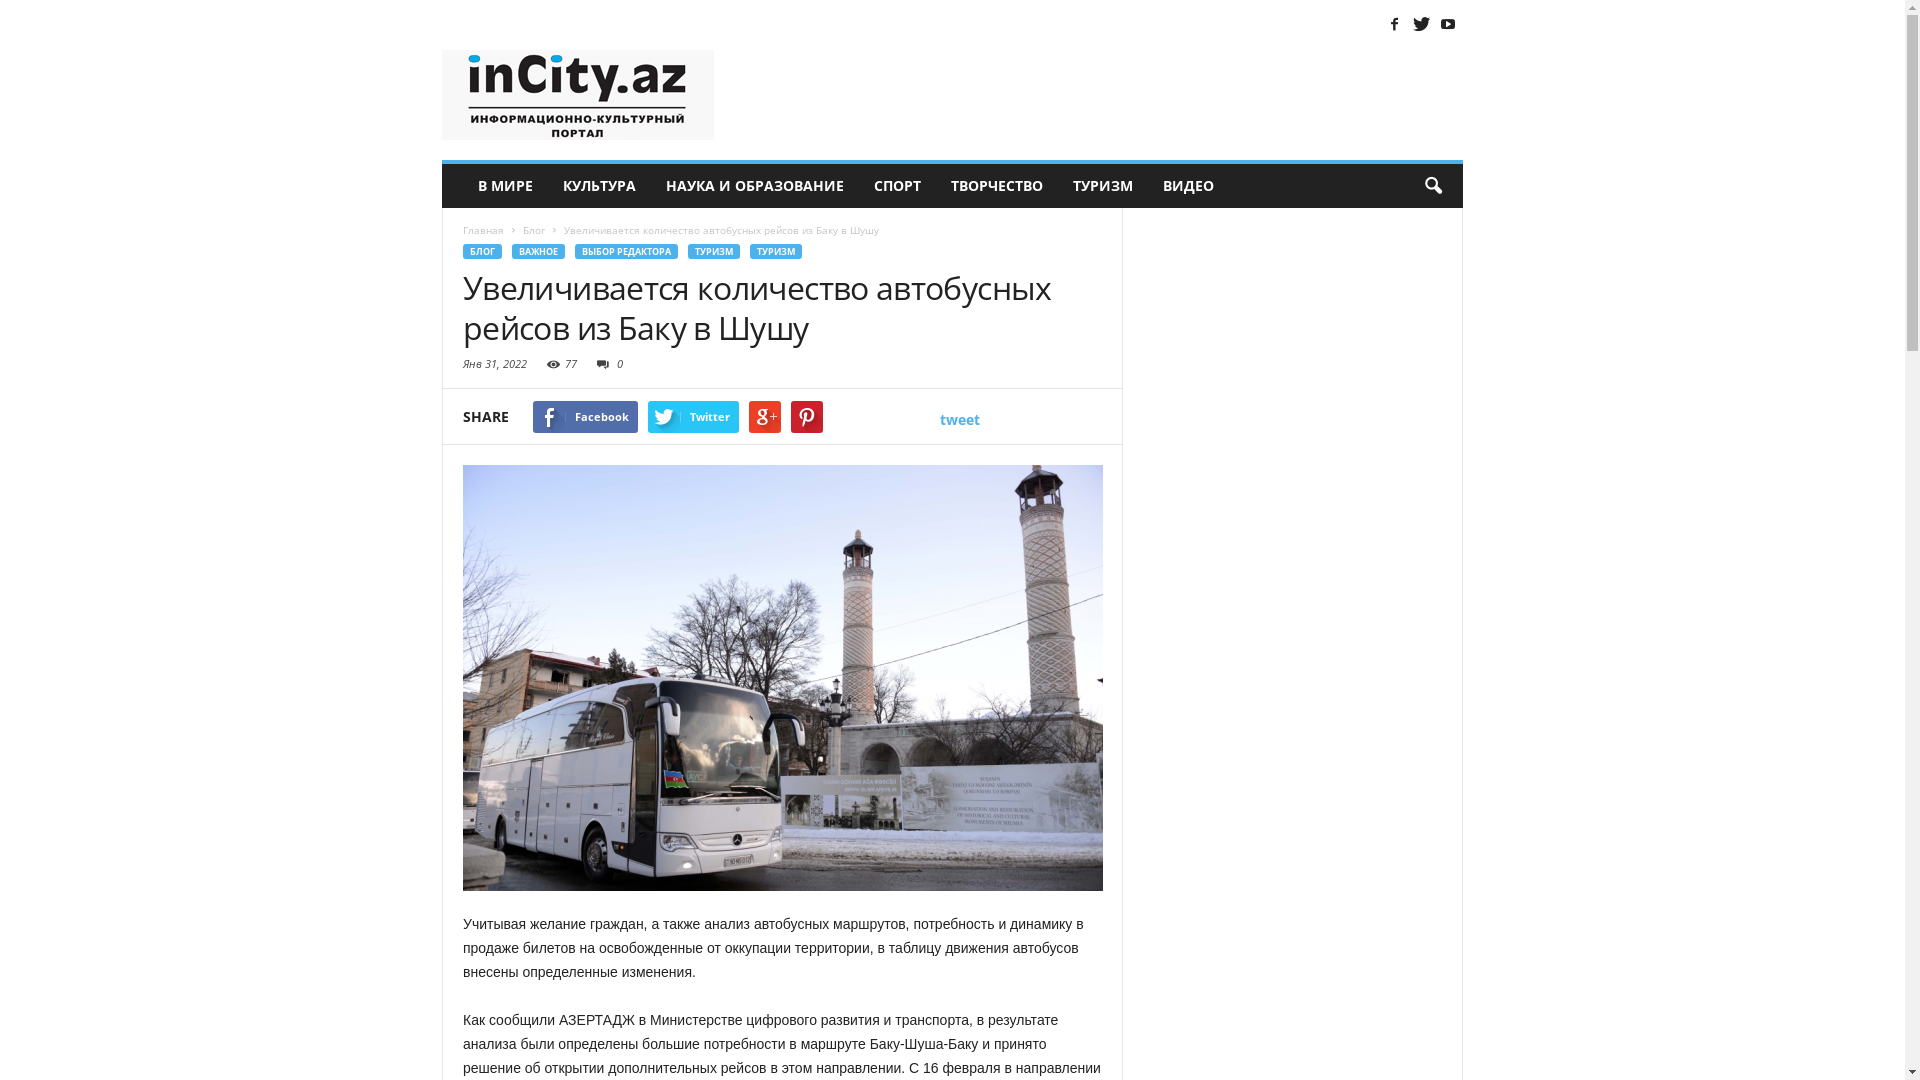 The image size is (1920, 1080). What do you see at coordinates (1098, 95) in the screenshot?
I see `'Advertisement'` at bounding box center [1098, 95].